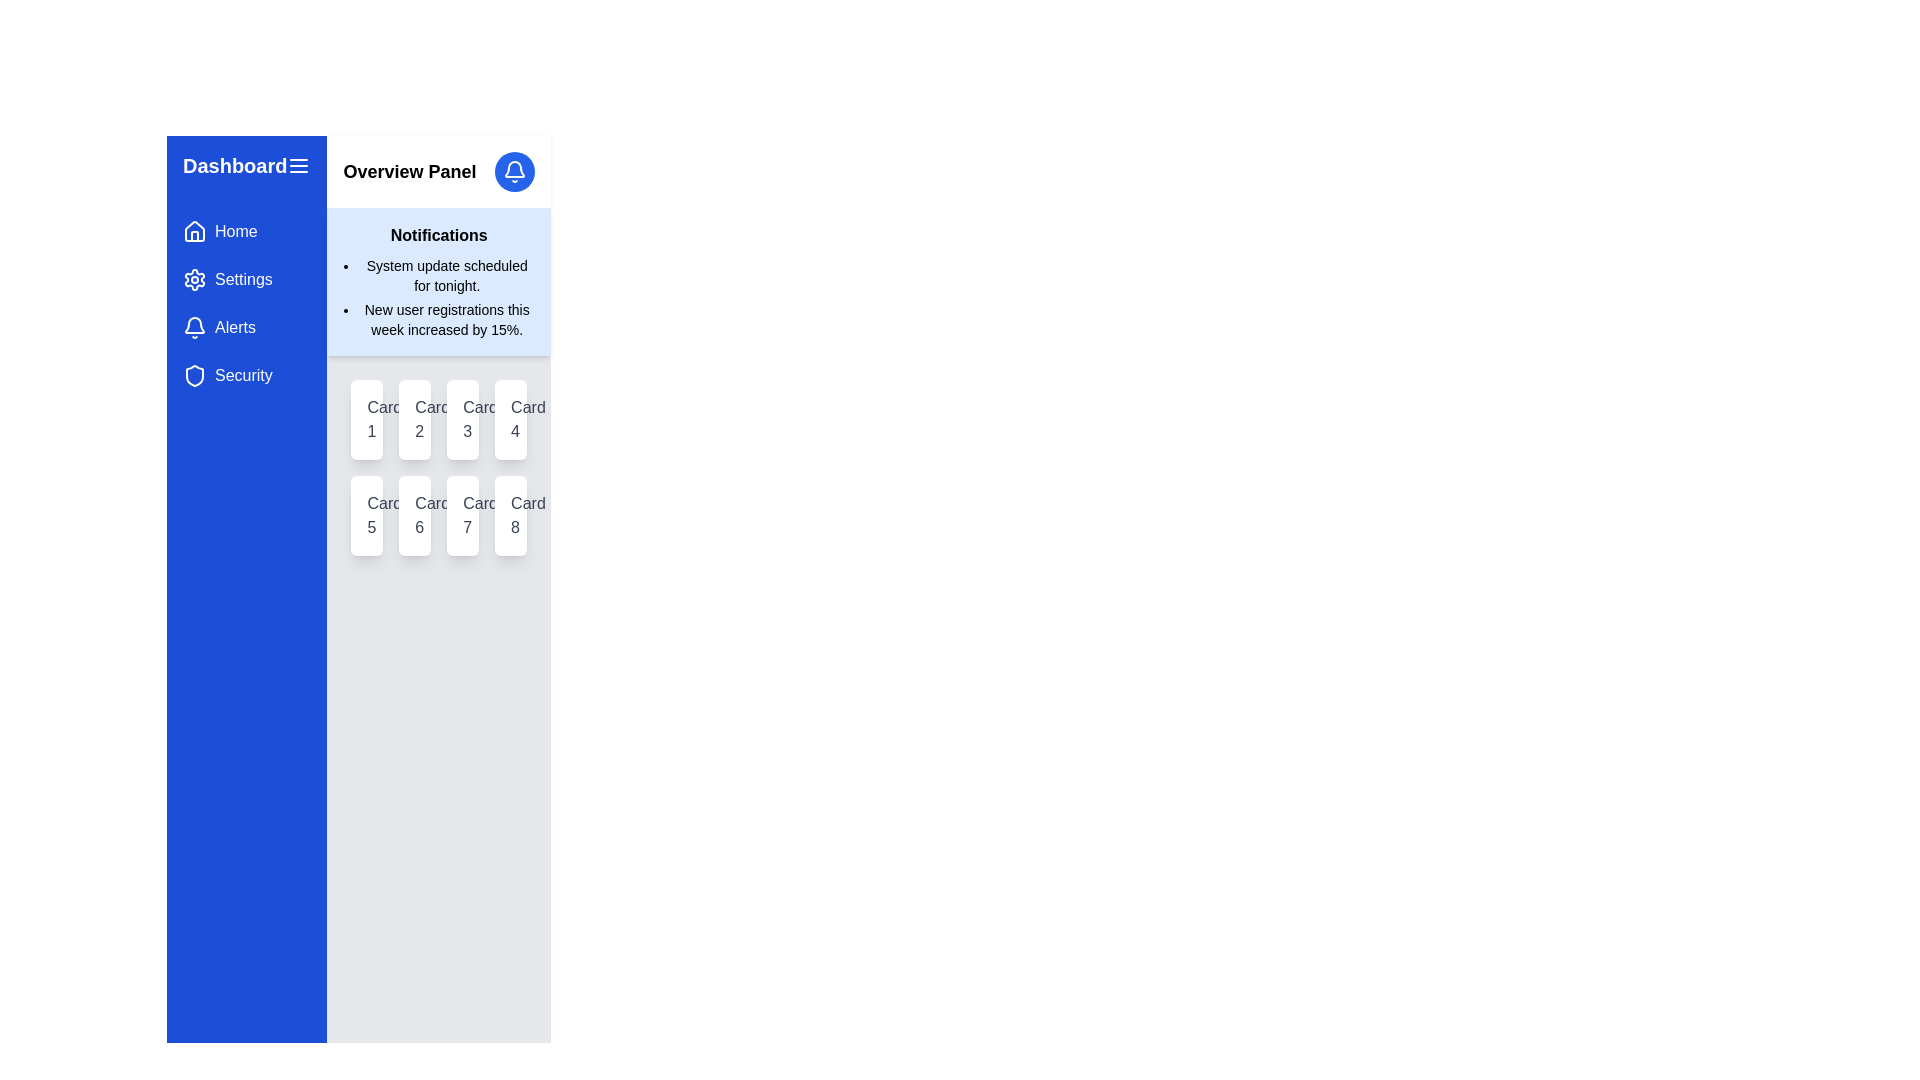 This screenshot has width=1920, height=1080. I want to click on the 'Security' icon located in the side navigation menu of the dashboard interface, so click(195, 375).